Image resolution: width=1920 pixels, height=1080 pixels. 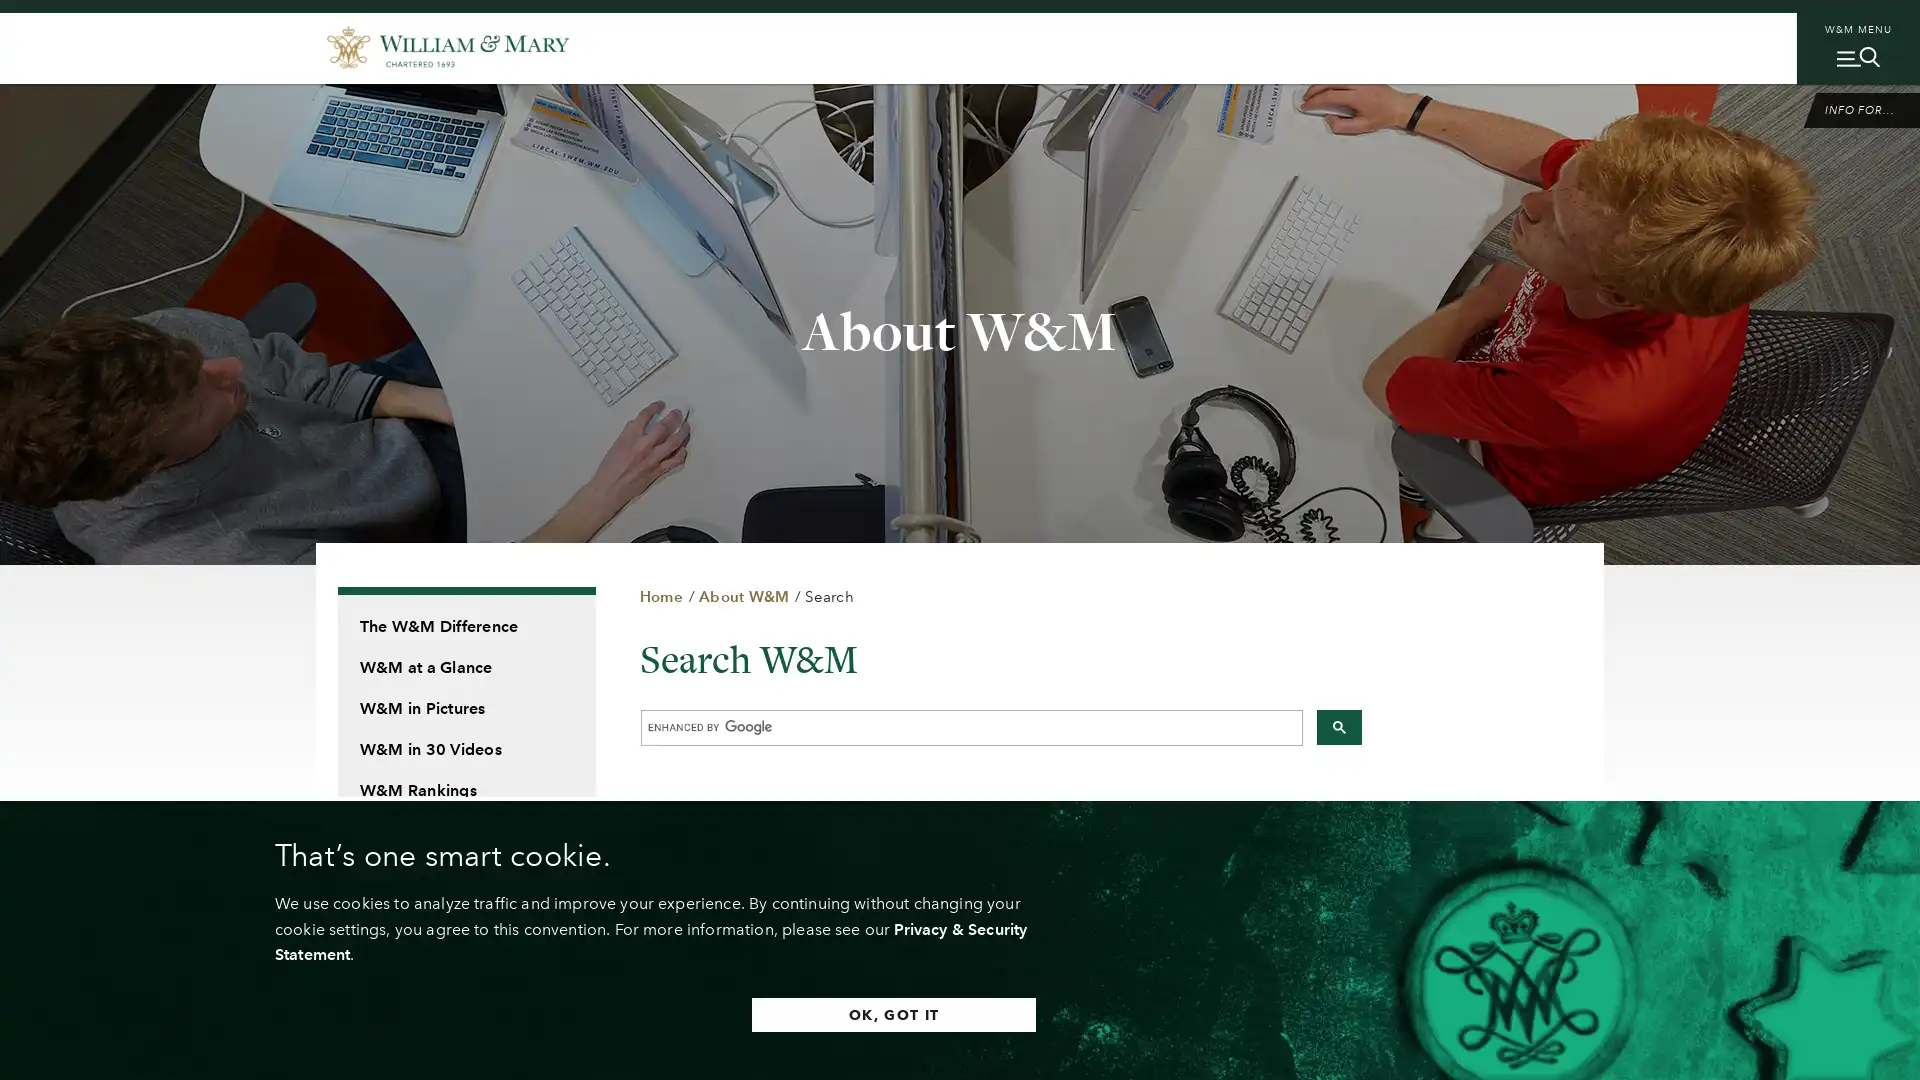 I want to click on search, so click(x=1338, y=727).